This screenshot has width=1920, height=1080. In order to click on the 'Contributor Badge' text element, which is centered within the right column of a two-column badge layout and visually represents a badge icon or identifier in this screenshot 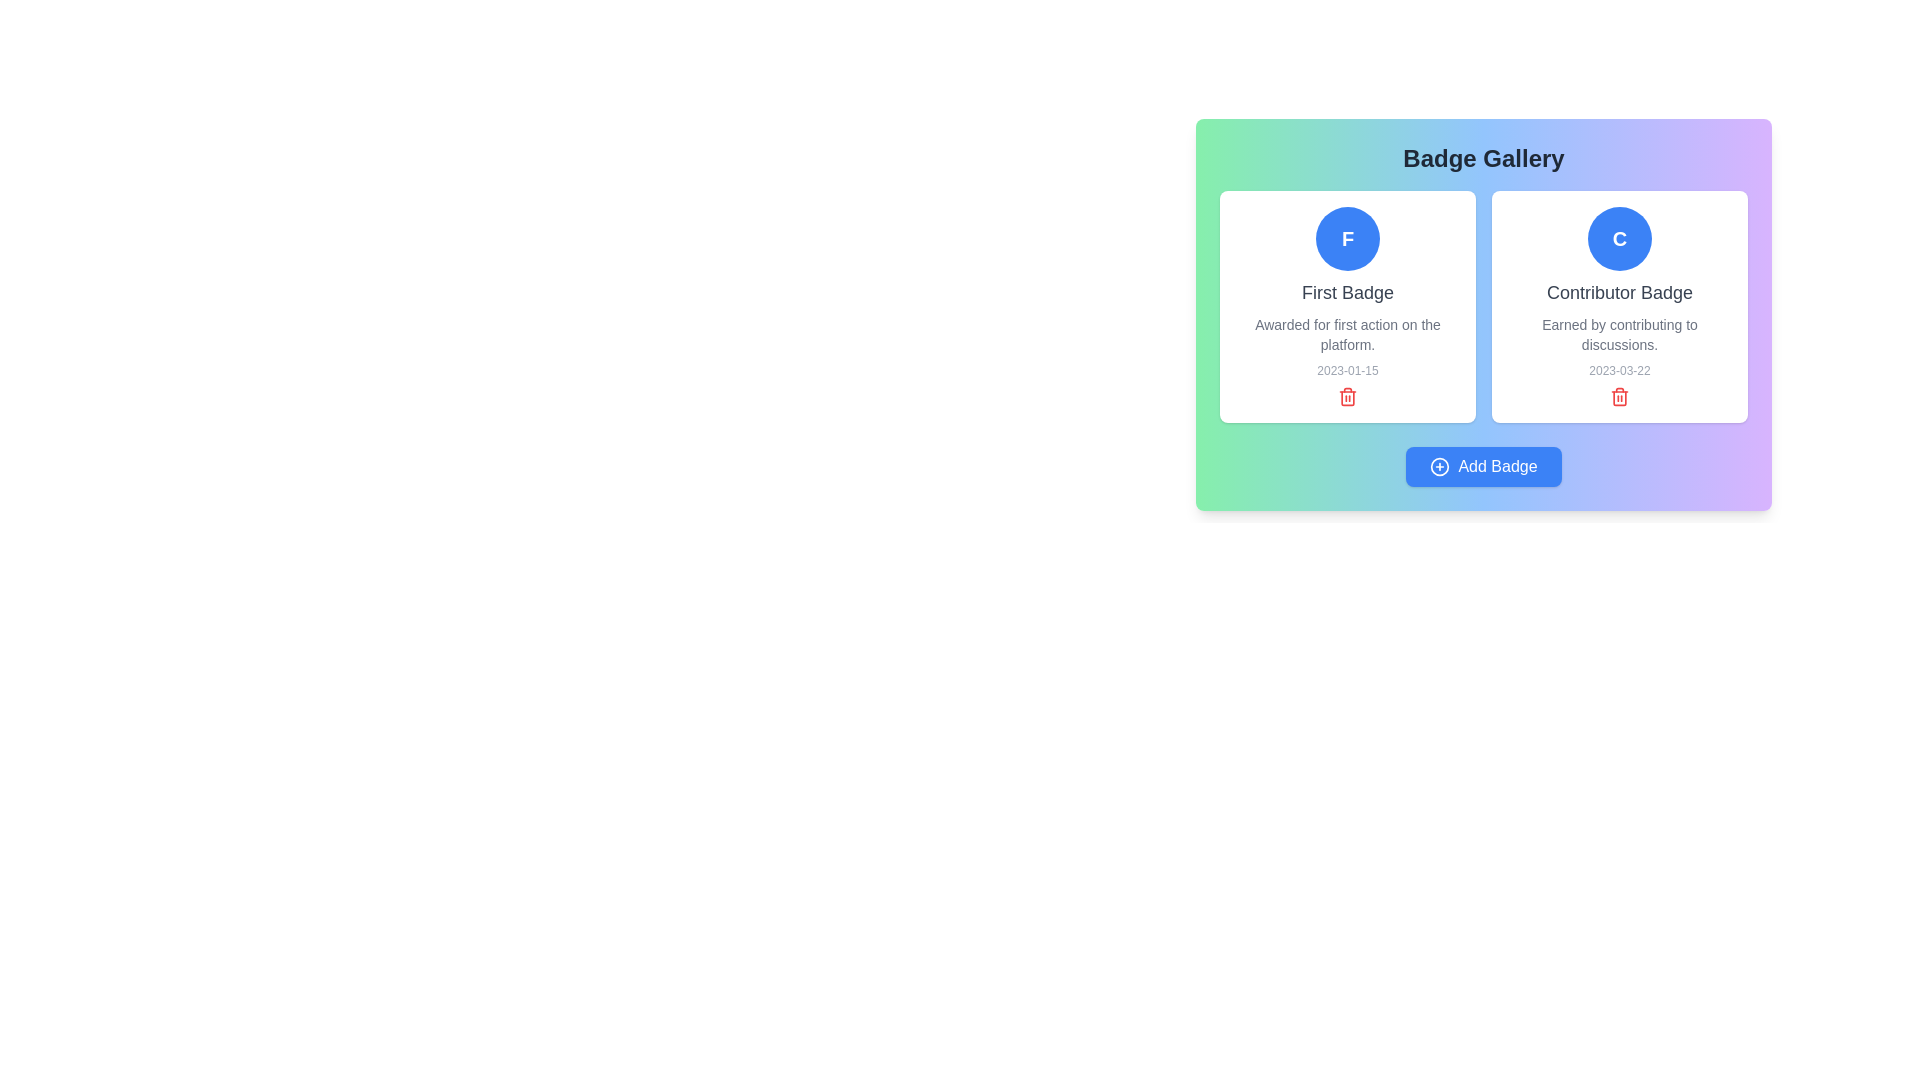, I will do `click(1619, 238)`.